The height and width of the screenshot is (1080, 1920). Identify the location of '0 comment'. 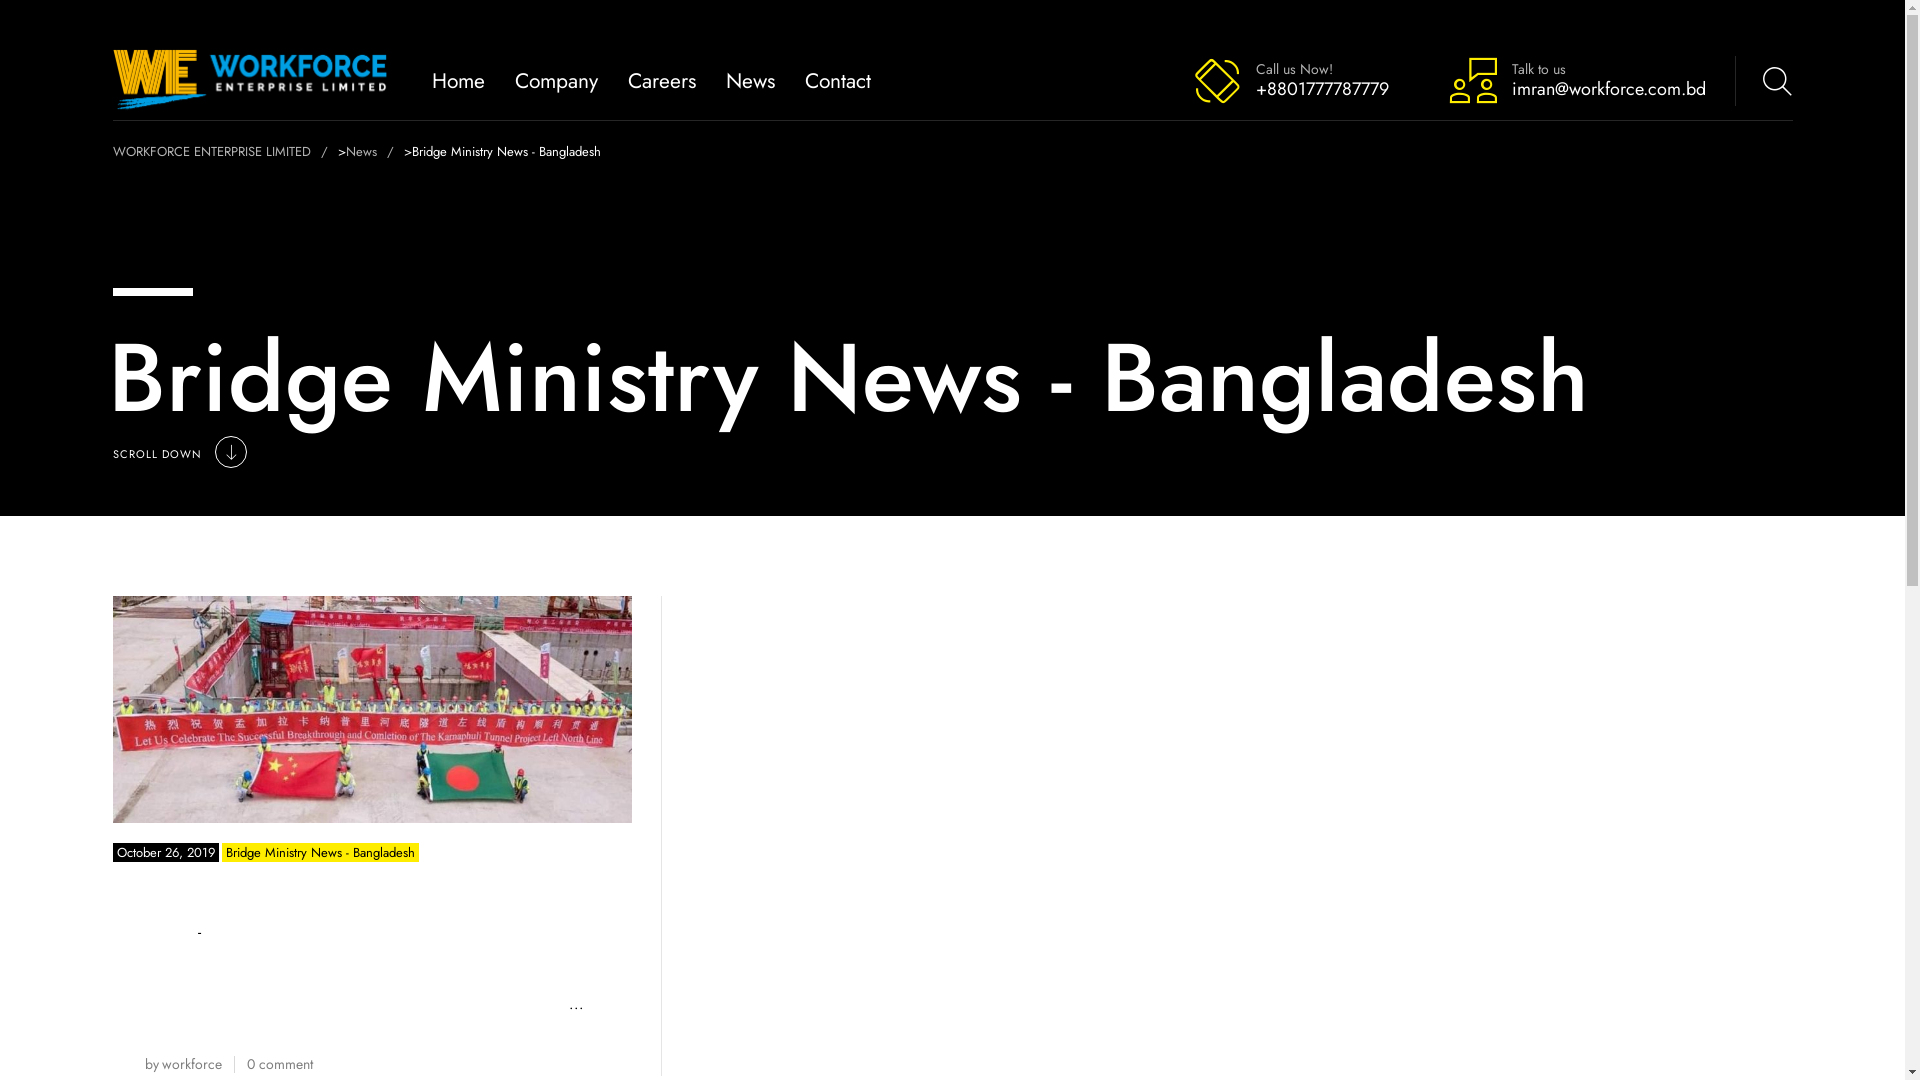
(277, 1063).